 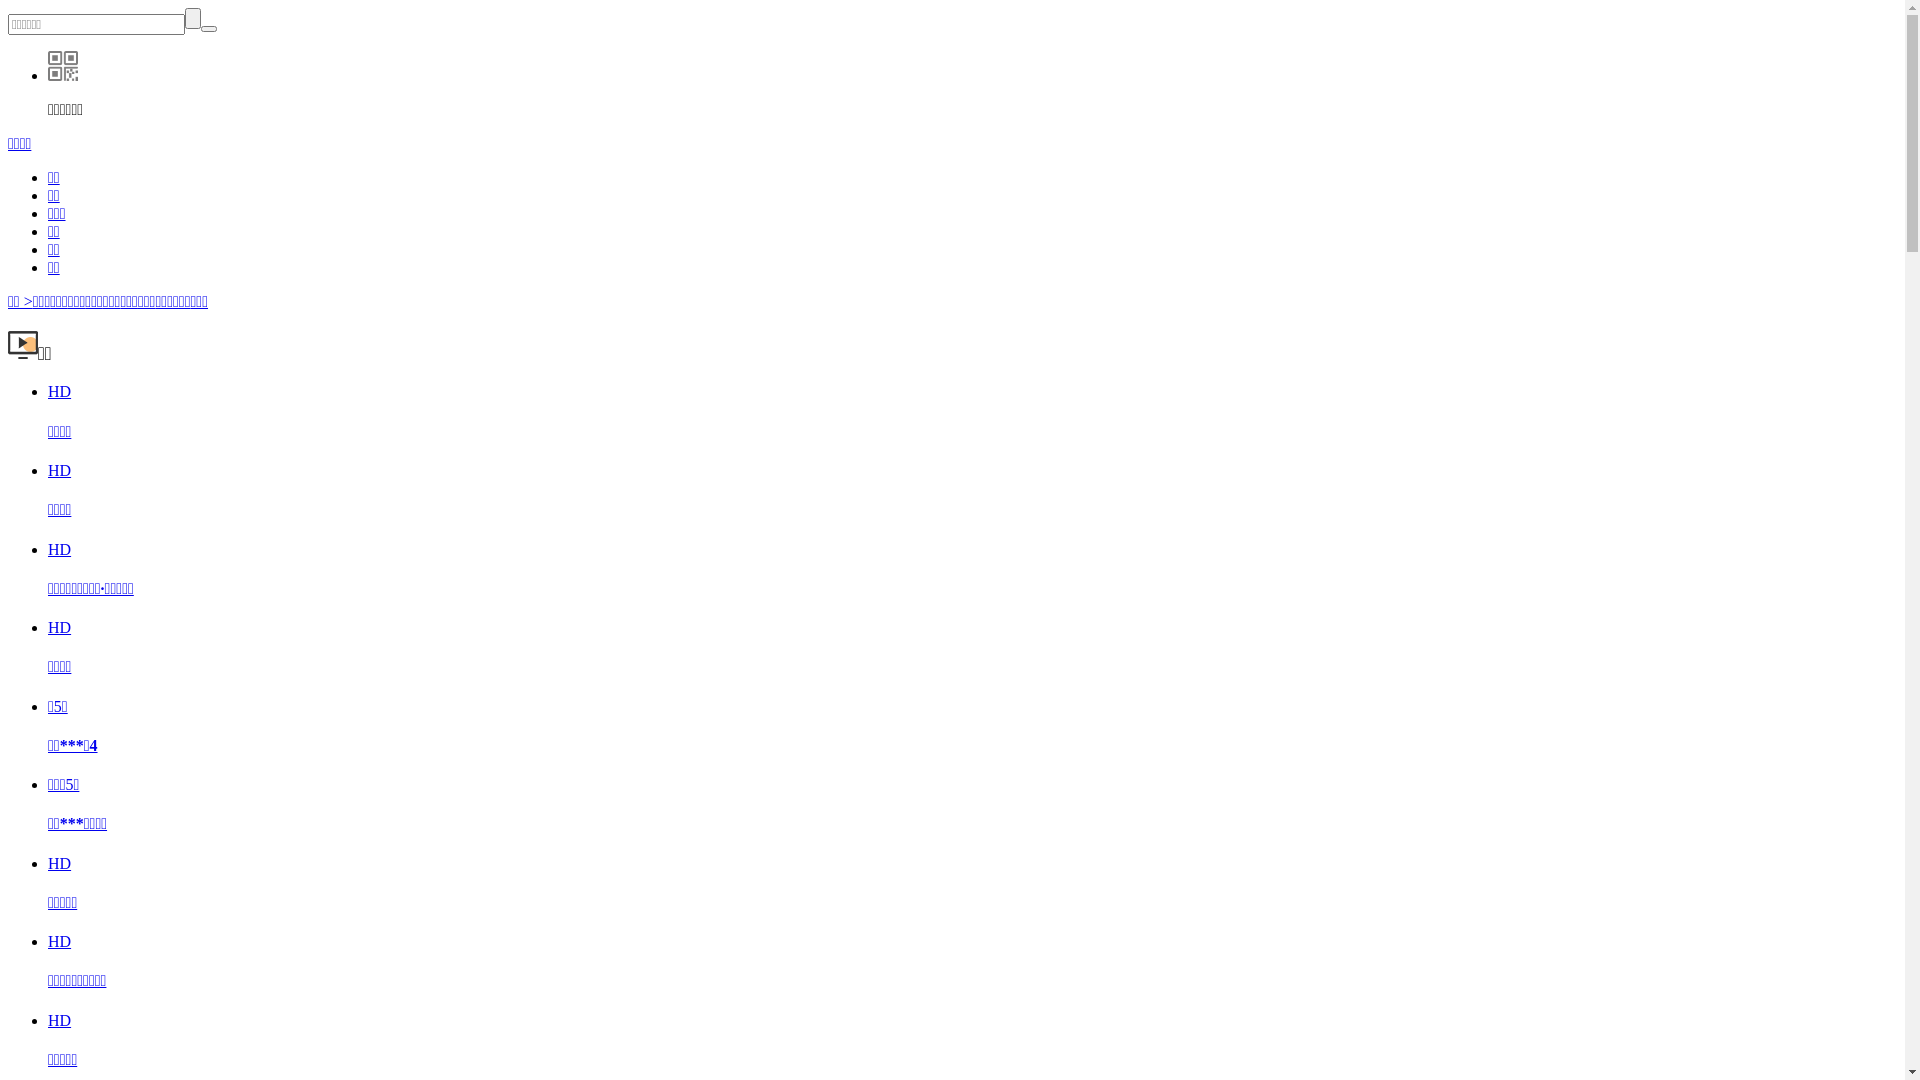 What do you see at coordinates (59, 941) in the screenshot?
I see `'HD'` at bounding box center [59, 941].